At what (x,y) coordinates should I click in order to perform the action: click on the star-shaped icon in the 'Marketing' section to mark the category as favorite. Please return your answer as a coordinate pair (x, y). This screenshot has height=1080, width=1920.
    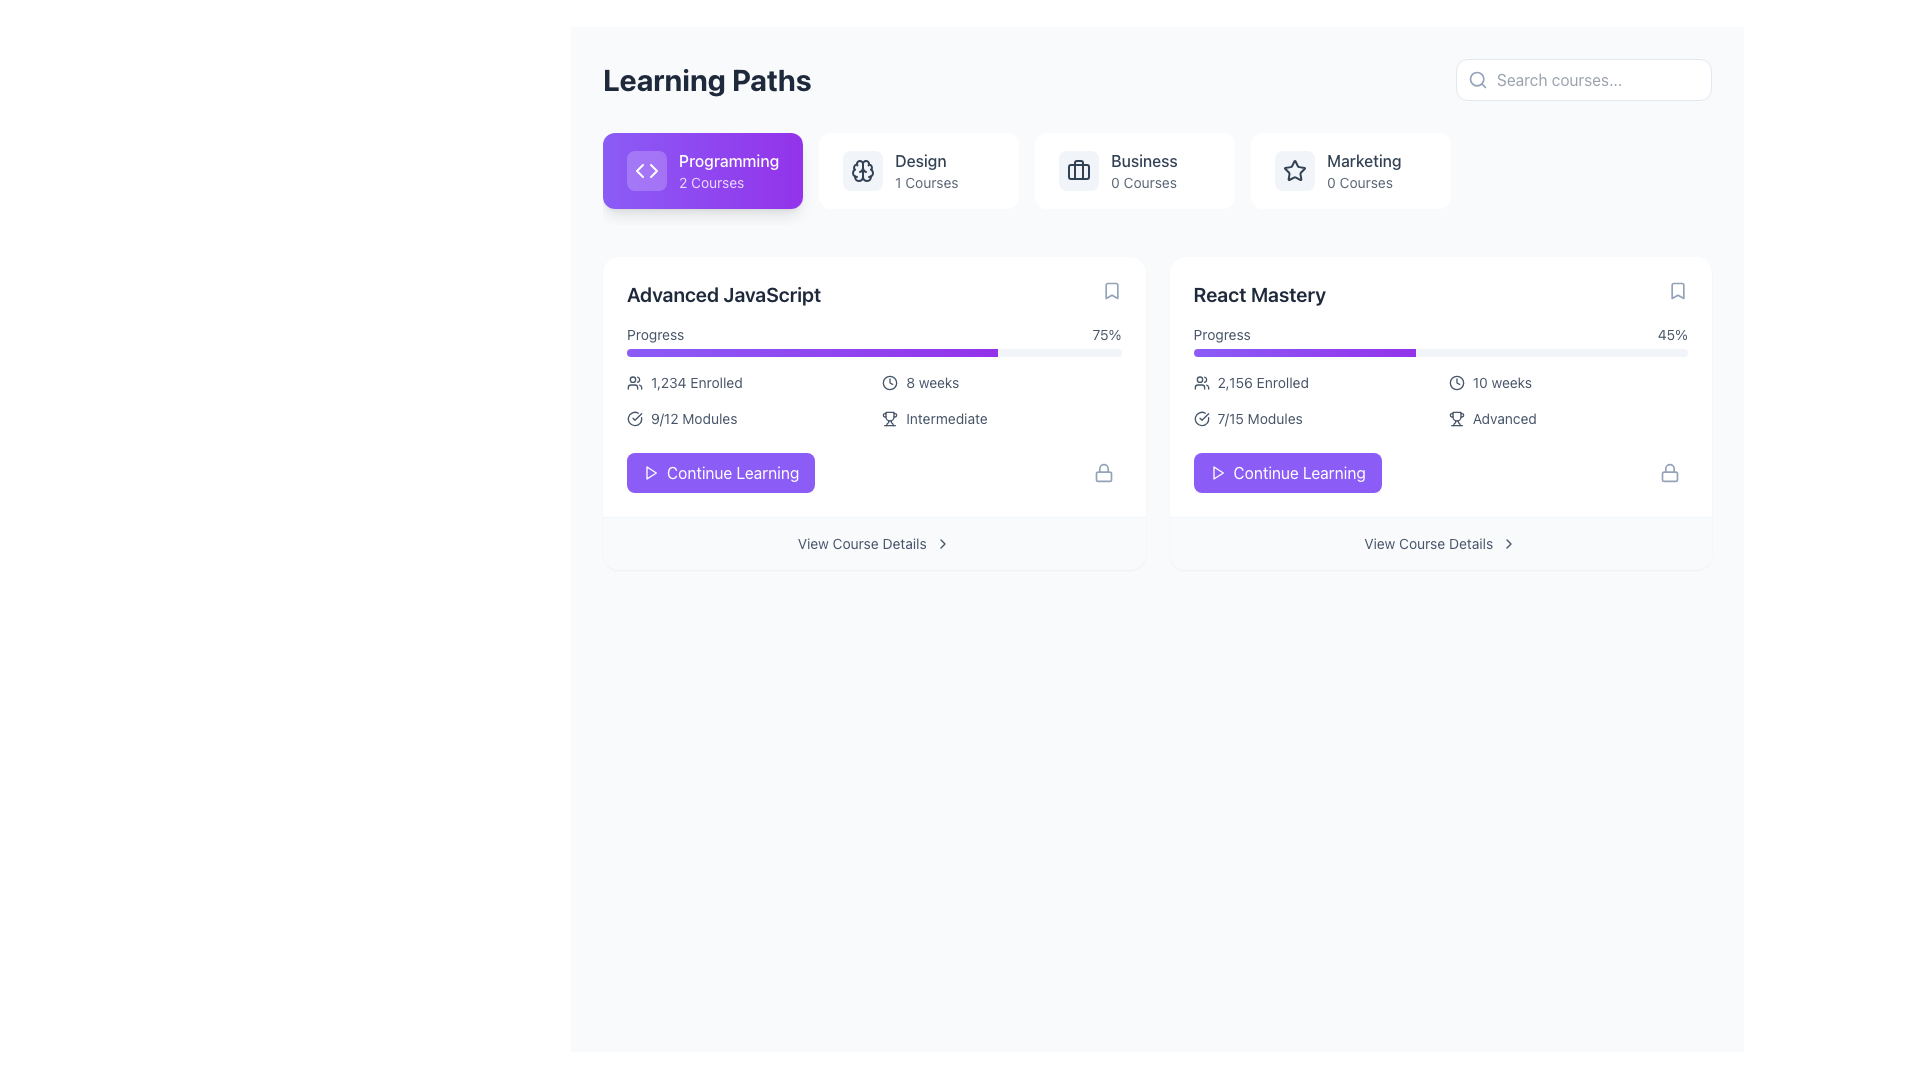
    Looking at the image, I should click on (1295, 169).